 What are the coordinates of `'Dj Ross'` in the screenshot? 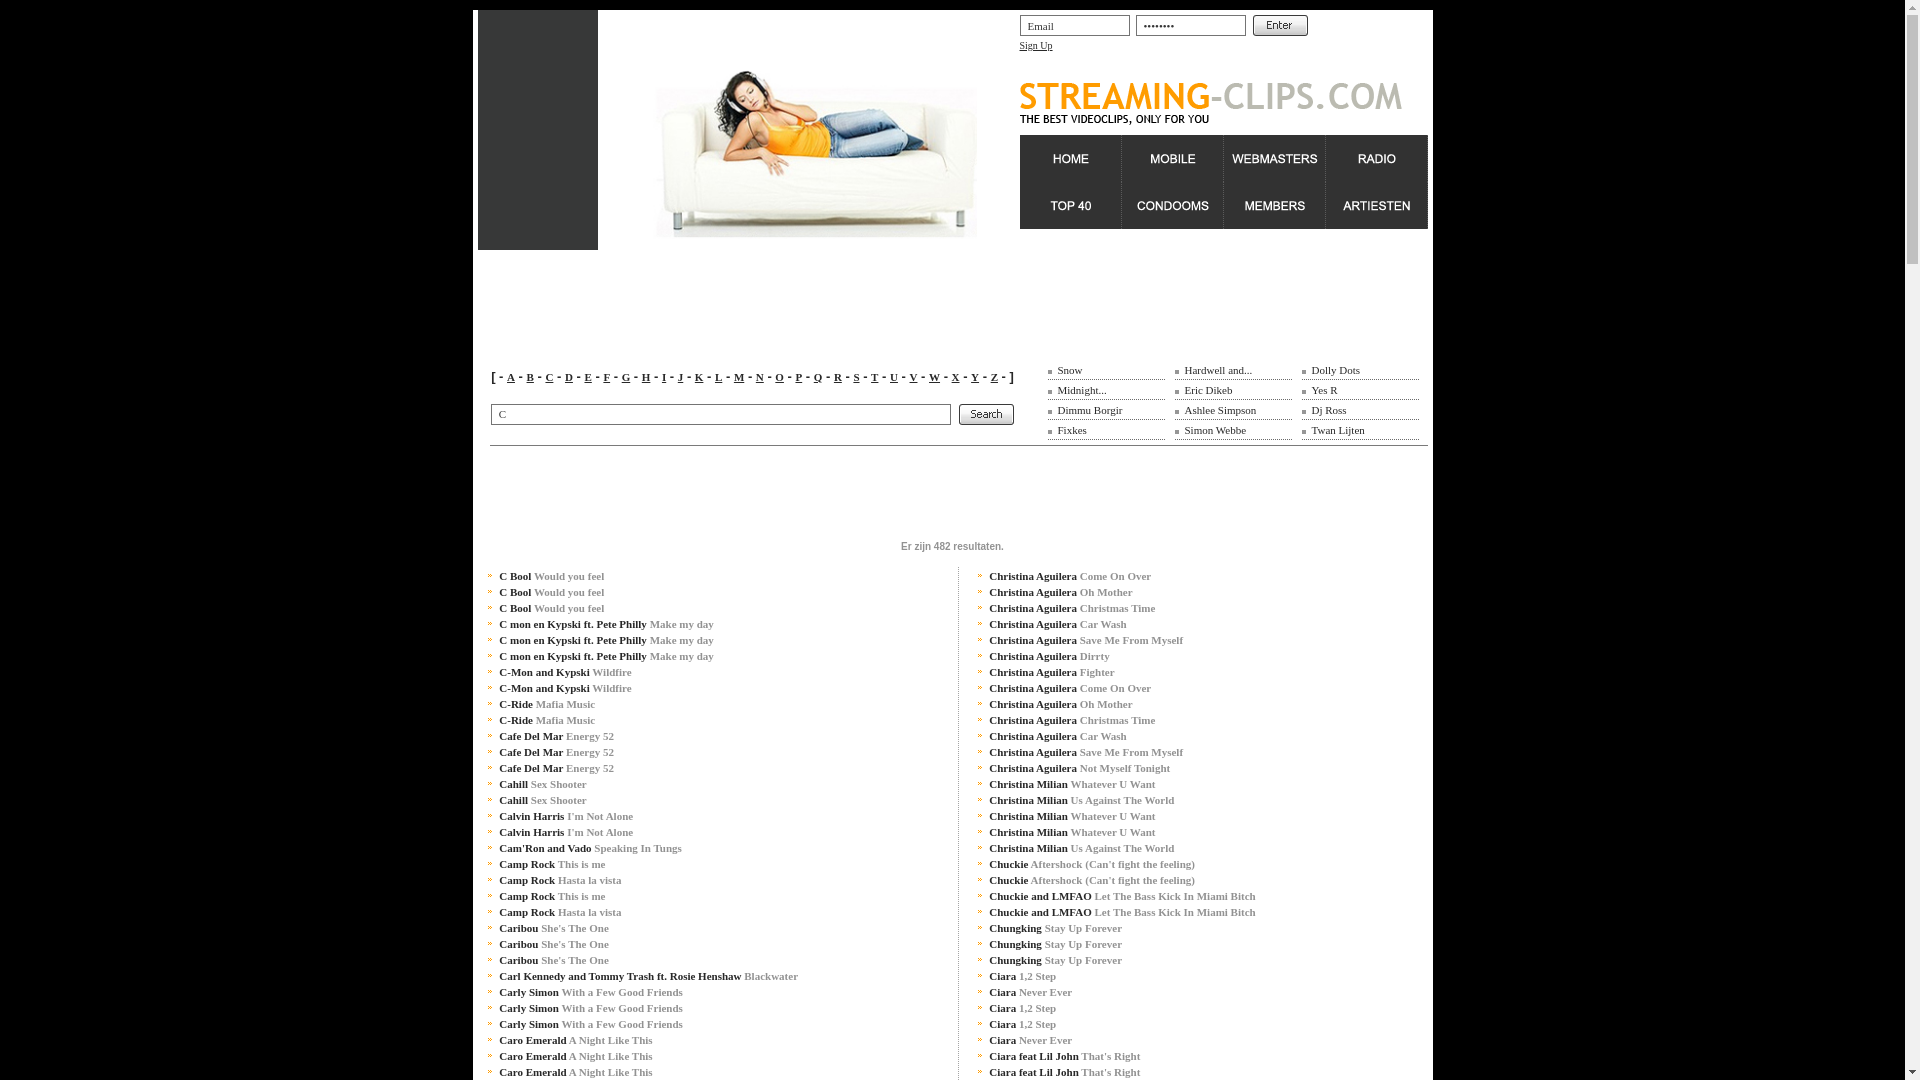 It's located at (1329, 408).